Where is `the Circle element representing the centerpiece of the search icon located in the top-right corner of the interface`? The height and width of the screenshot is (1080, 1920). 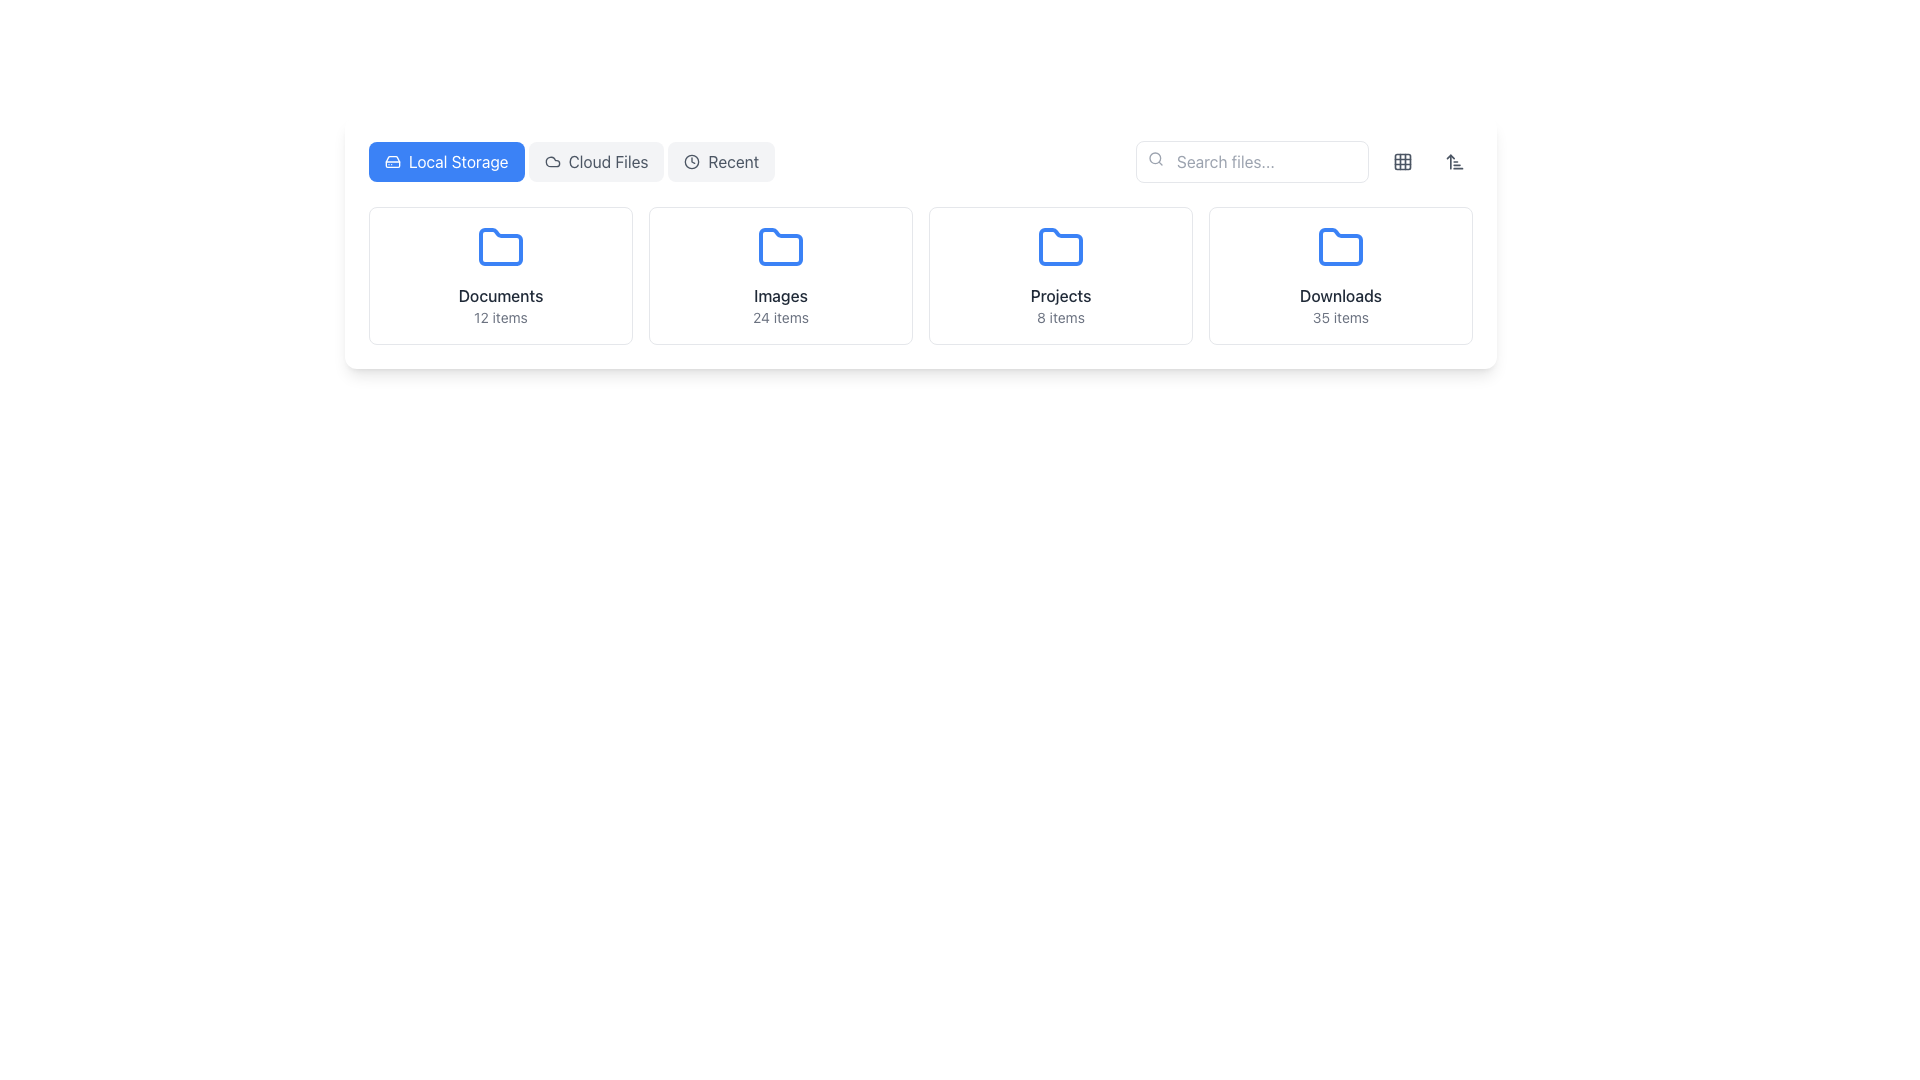 the Circle element representing the centerpiece of the search icon located in the top-right corner of the interface is located at coordinates (1155, 157).